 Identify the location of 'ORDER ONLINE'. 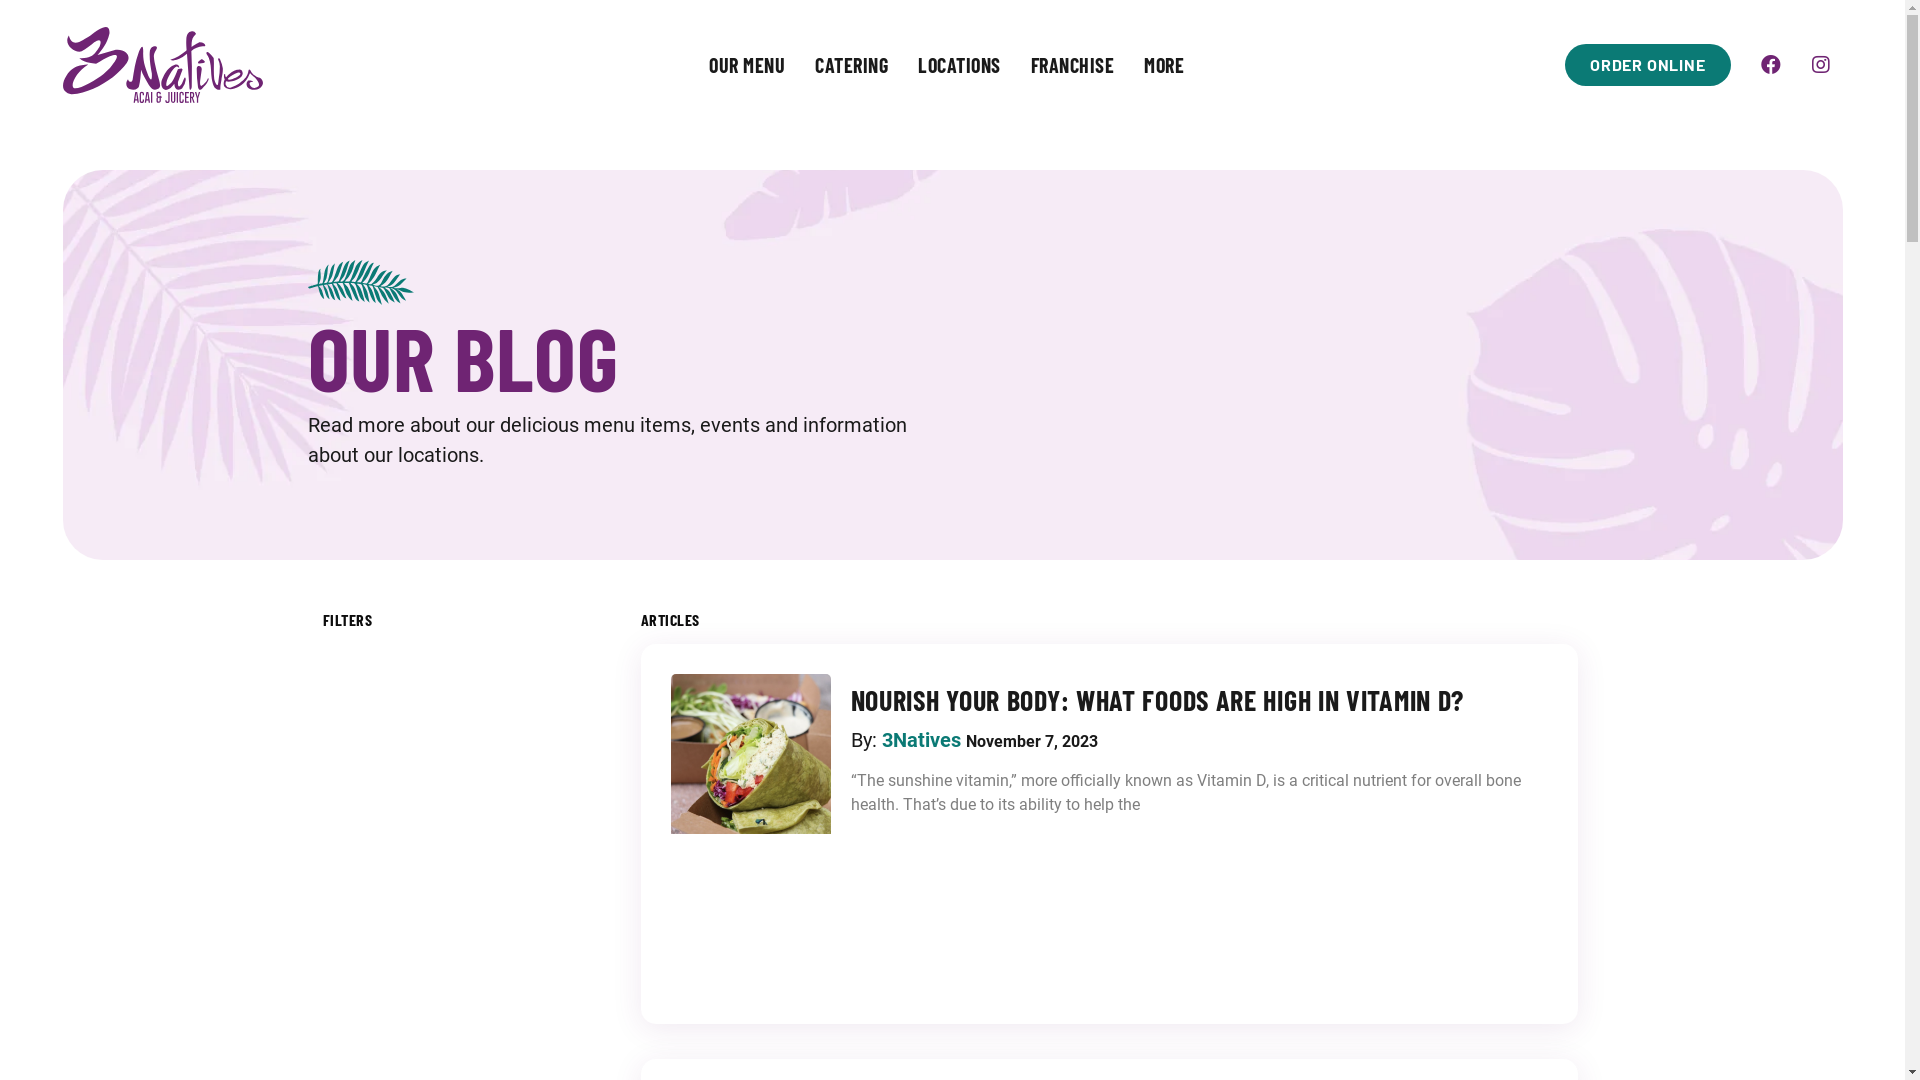
(1563, 64).